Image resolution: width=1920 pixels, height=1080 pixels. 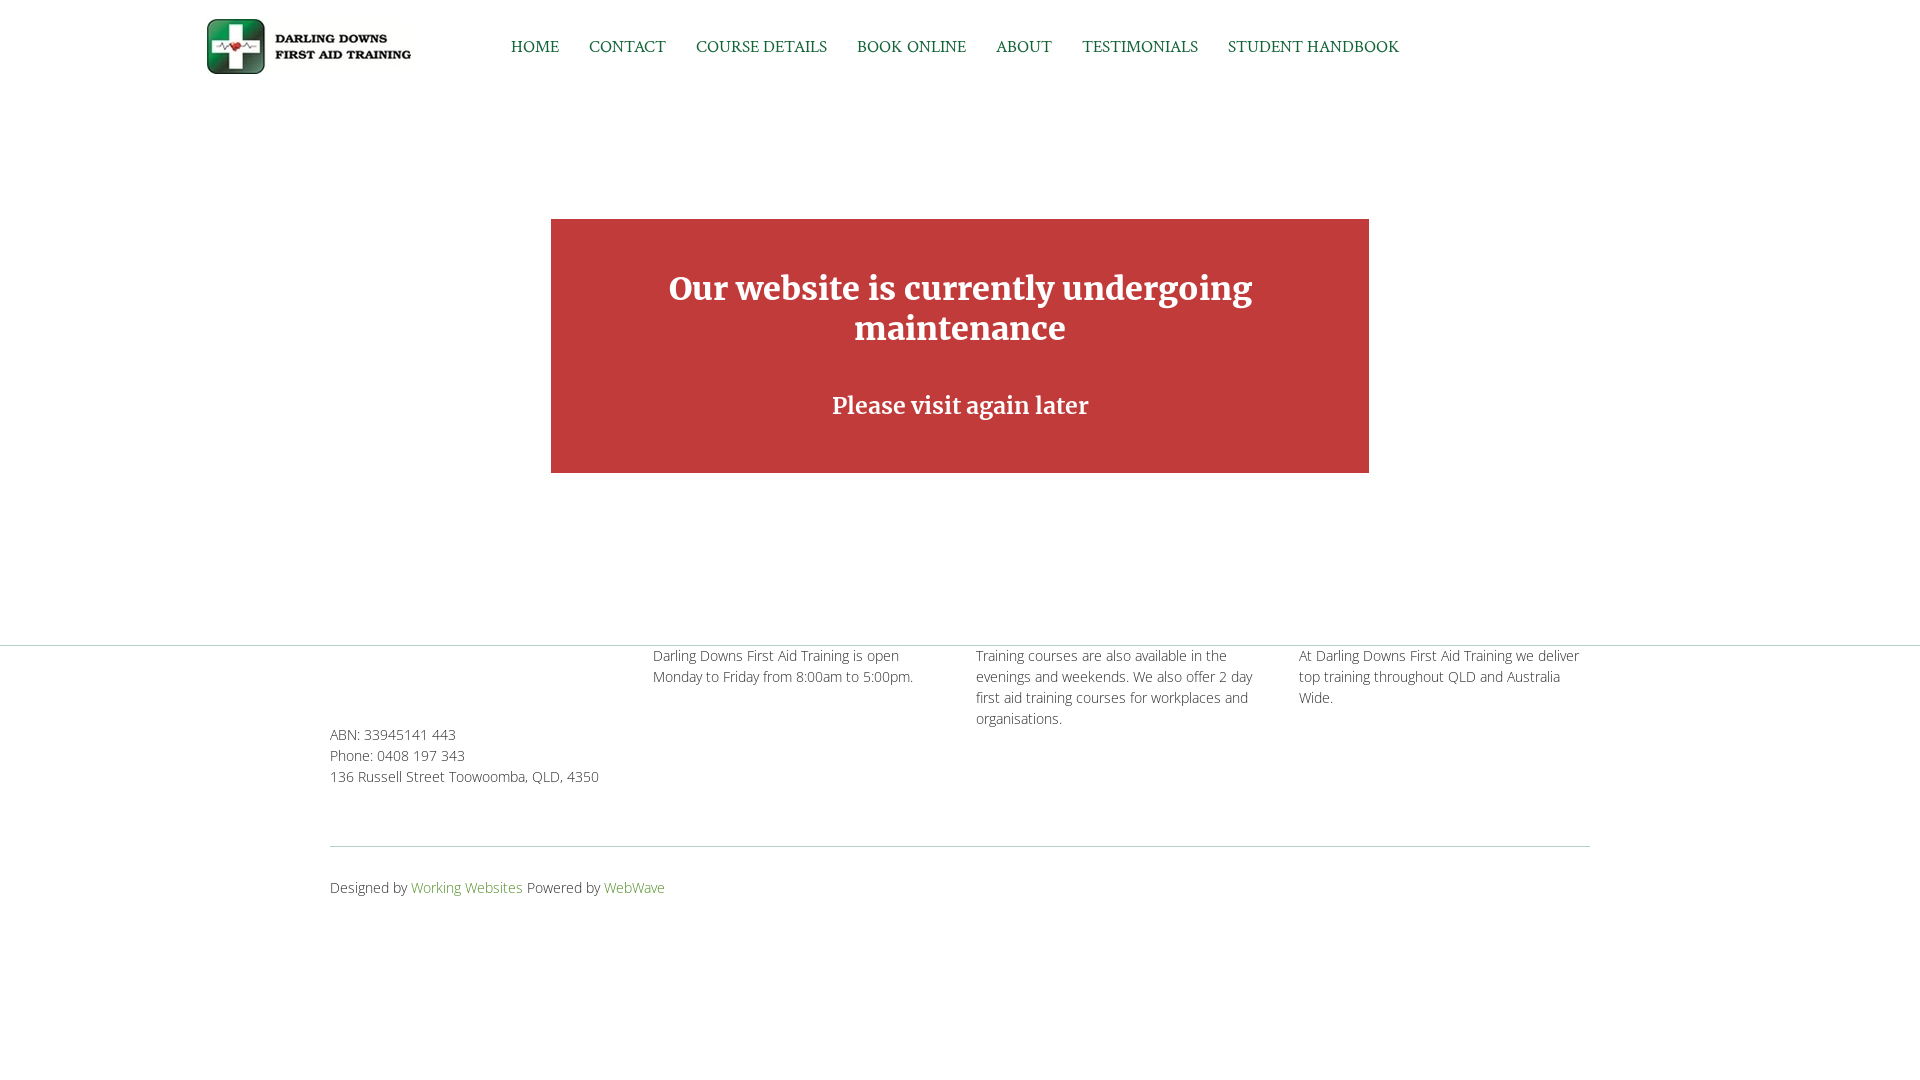 What do you see at coordinates (1140, 45) in the screenshot?
I see `'TESTIMONIALS'` at bounding box center [1140, 45].